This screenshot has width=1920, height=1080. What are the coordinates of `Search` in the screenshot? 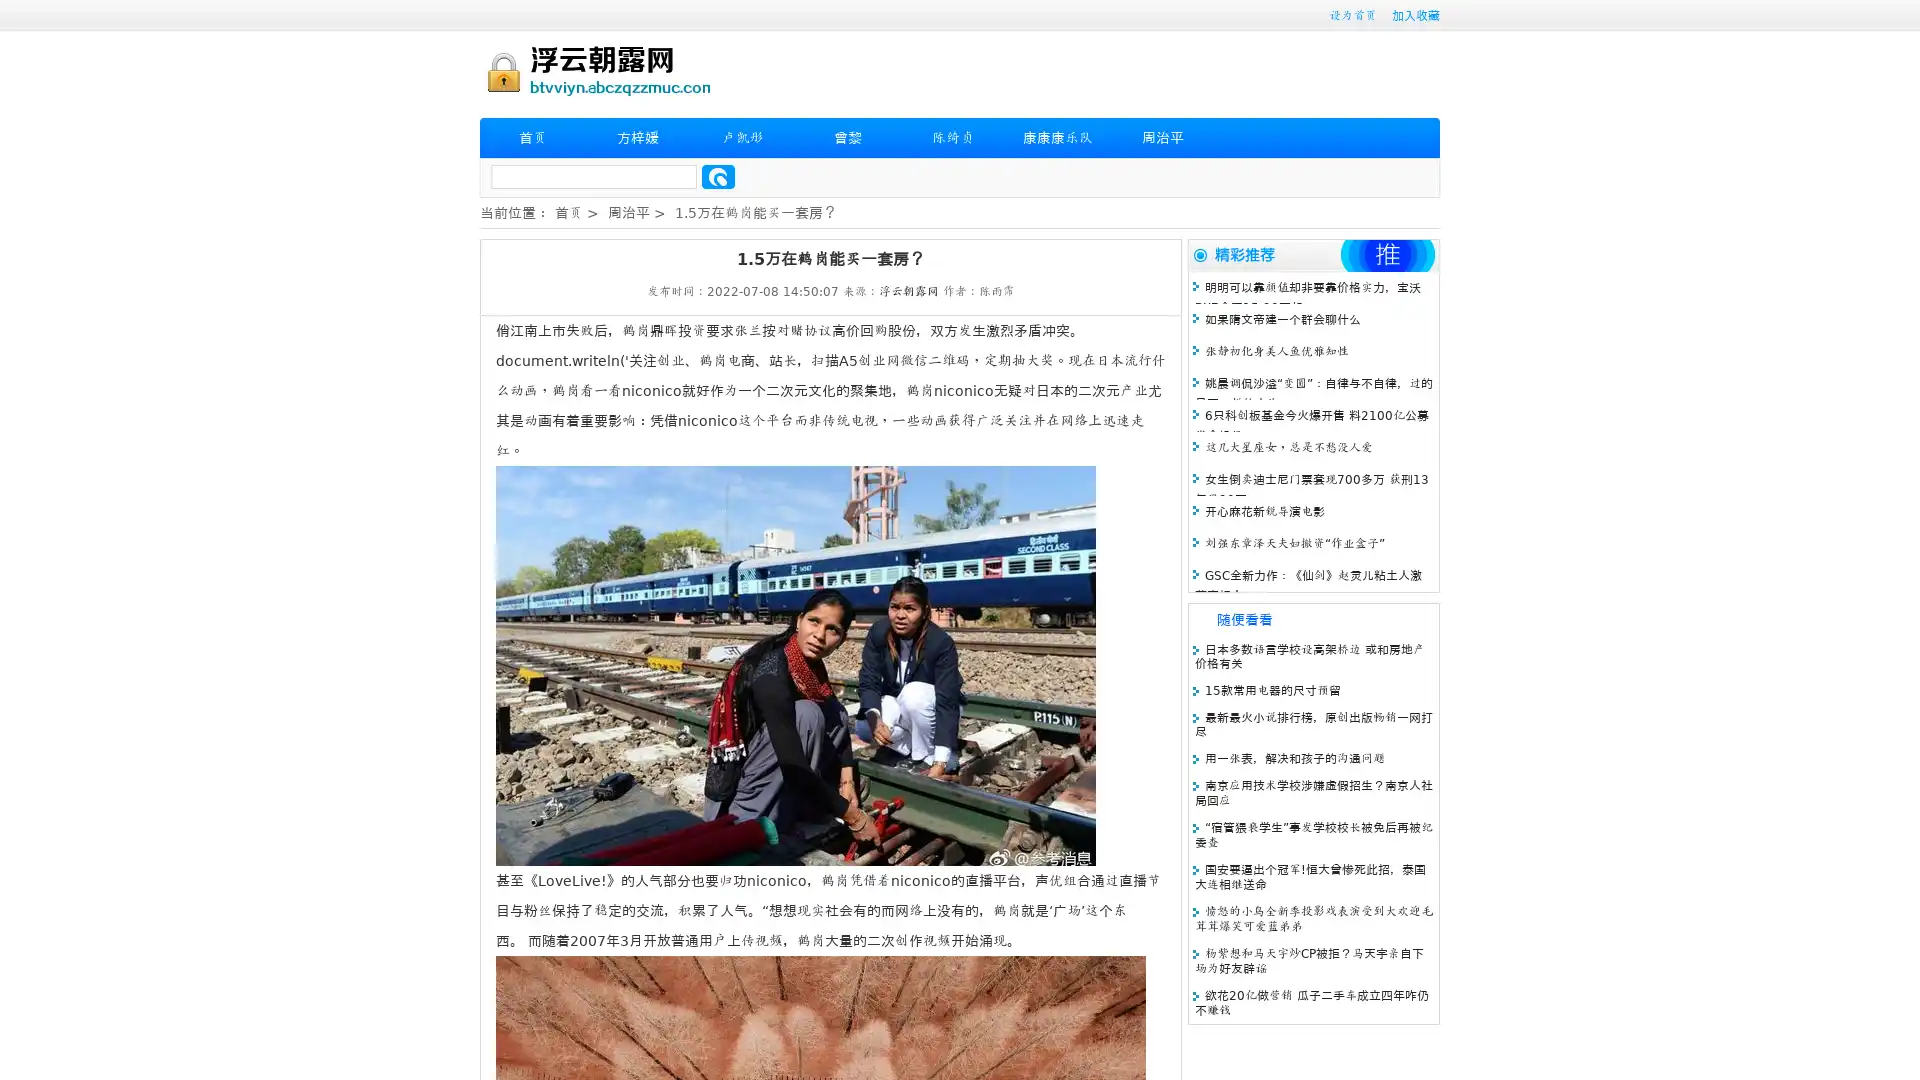 It's located at (718, 176).